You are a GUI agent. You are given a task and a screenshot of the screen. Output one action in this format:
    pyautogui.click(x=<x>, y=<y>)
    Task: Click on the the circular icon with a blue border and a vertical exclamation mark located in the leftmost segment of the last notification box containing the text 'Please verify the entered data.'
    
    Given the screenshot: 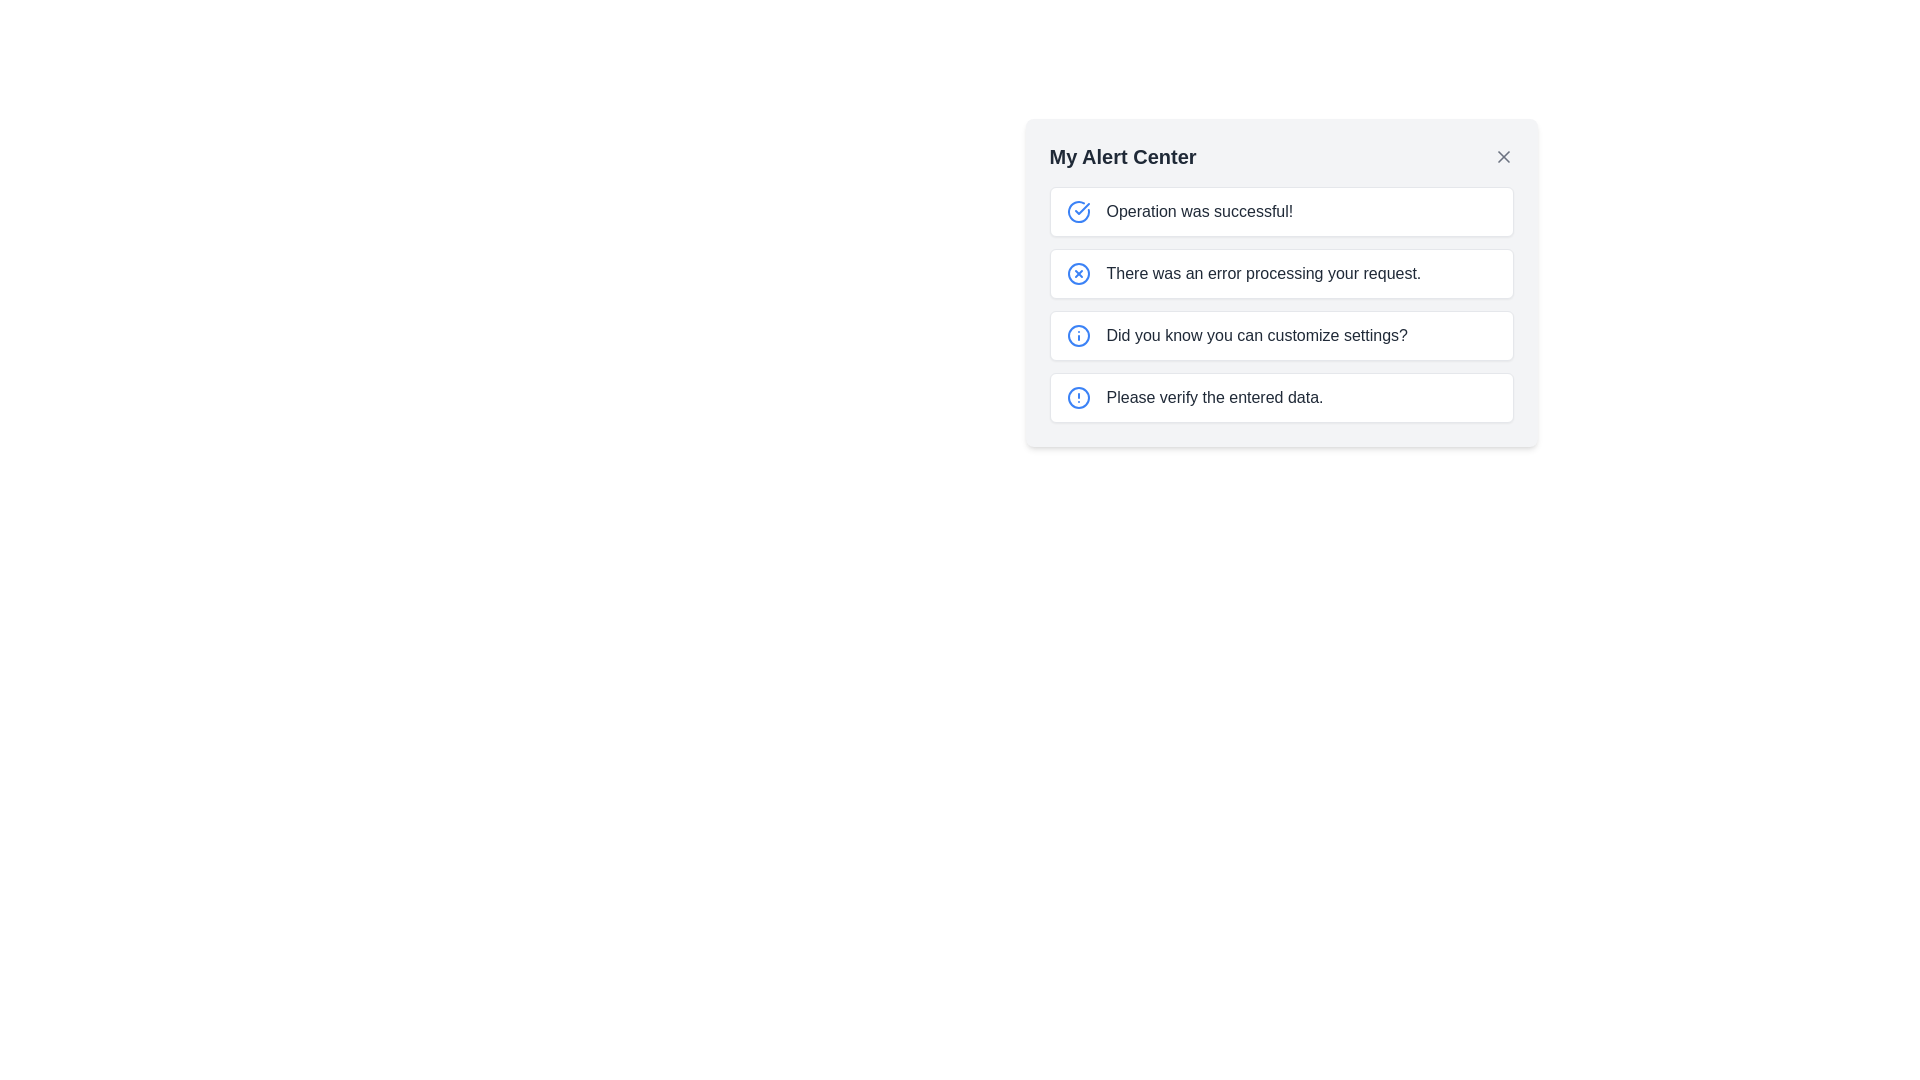 What is the action you would take?
    pyautogui.click(x=1077, y=397)
    